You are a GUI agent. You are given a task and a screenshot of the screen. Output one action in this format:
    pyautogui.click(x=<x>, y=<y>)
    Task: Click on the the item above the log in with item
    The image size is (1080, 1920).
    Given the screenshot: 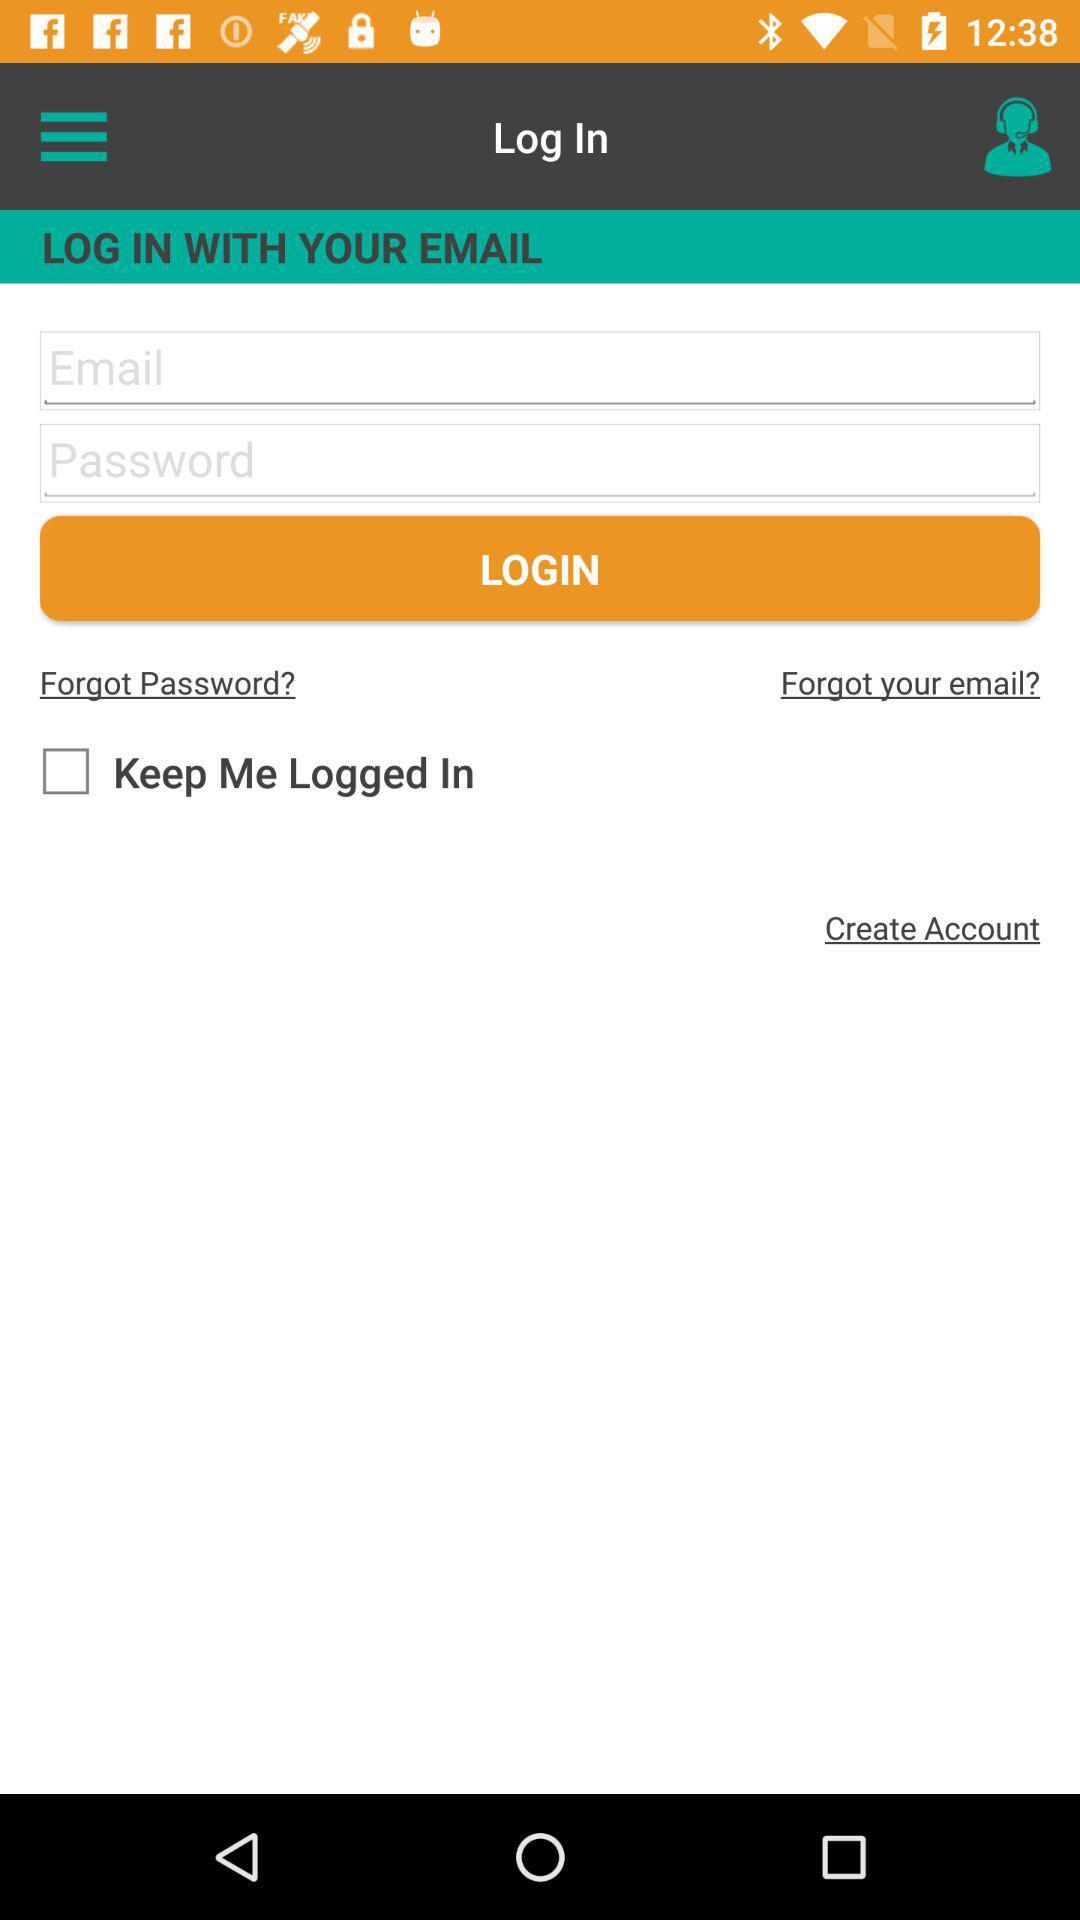 What is the action you would take?
    pyautogui.click(x=1017, y=135)
    